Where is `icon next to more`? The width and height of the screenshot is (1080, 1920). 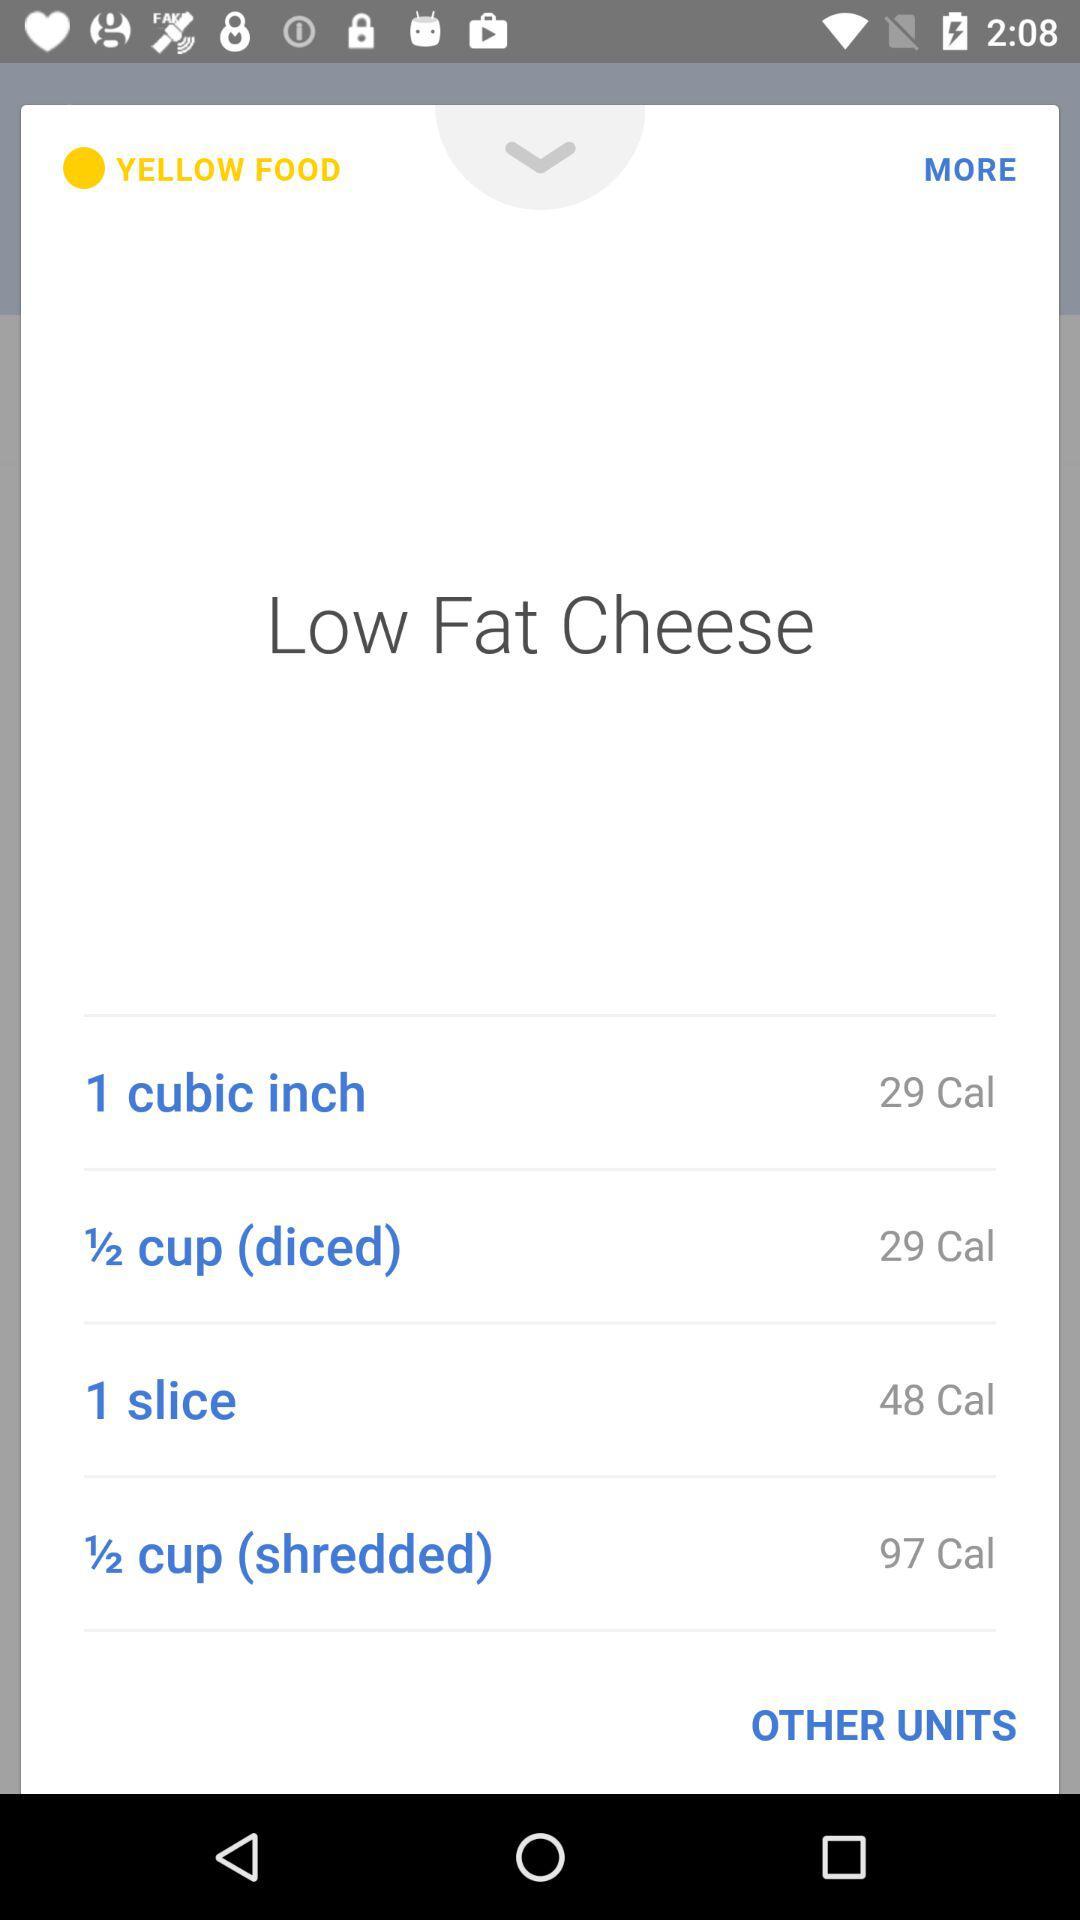 icon next to more is located at coordinates (540, 156).